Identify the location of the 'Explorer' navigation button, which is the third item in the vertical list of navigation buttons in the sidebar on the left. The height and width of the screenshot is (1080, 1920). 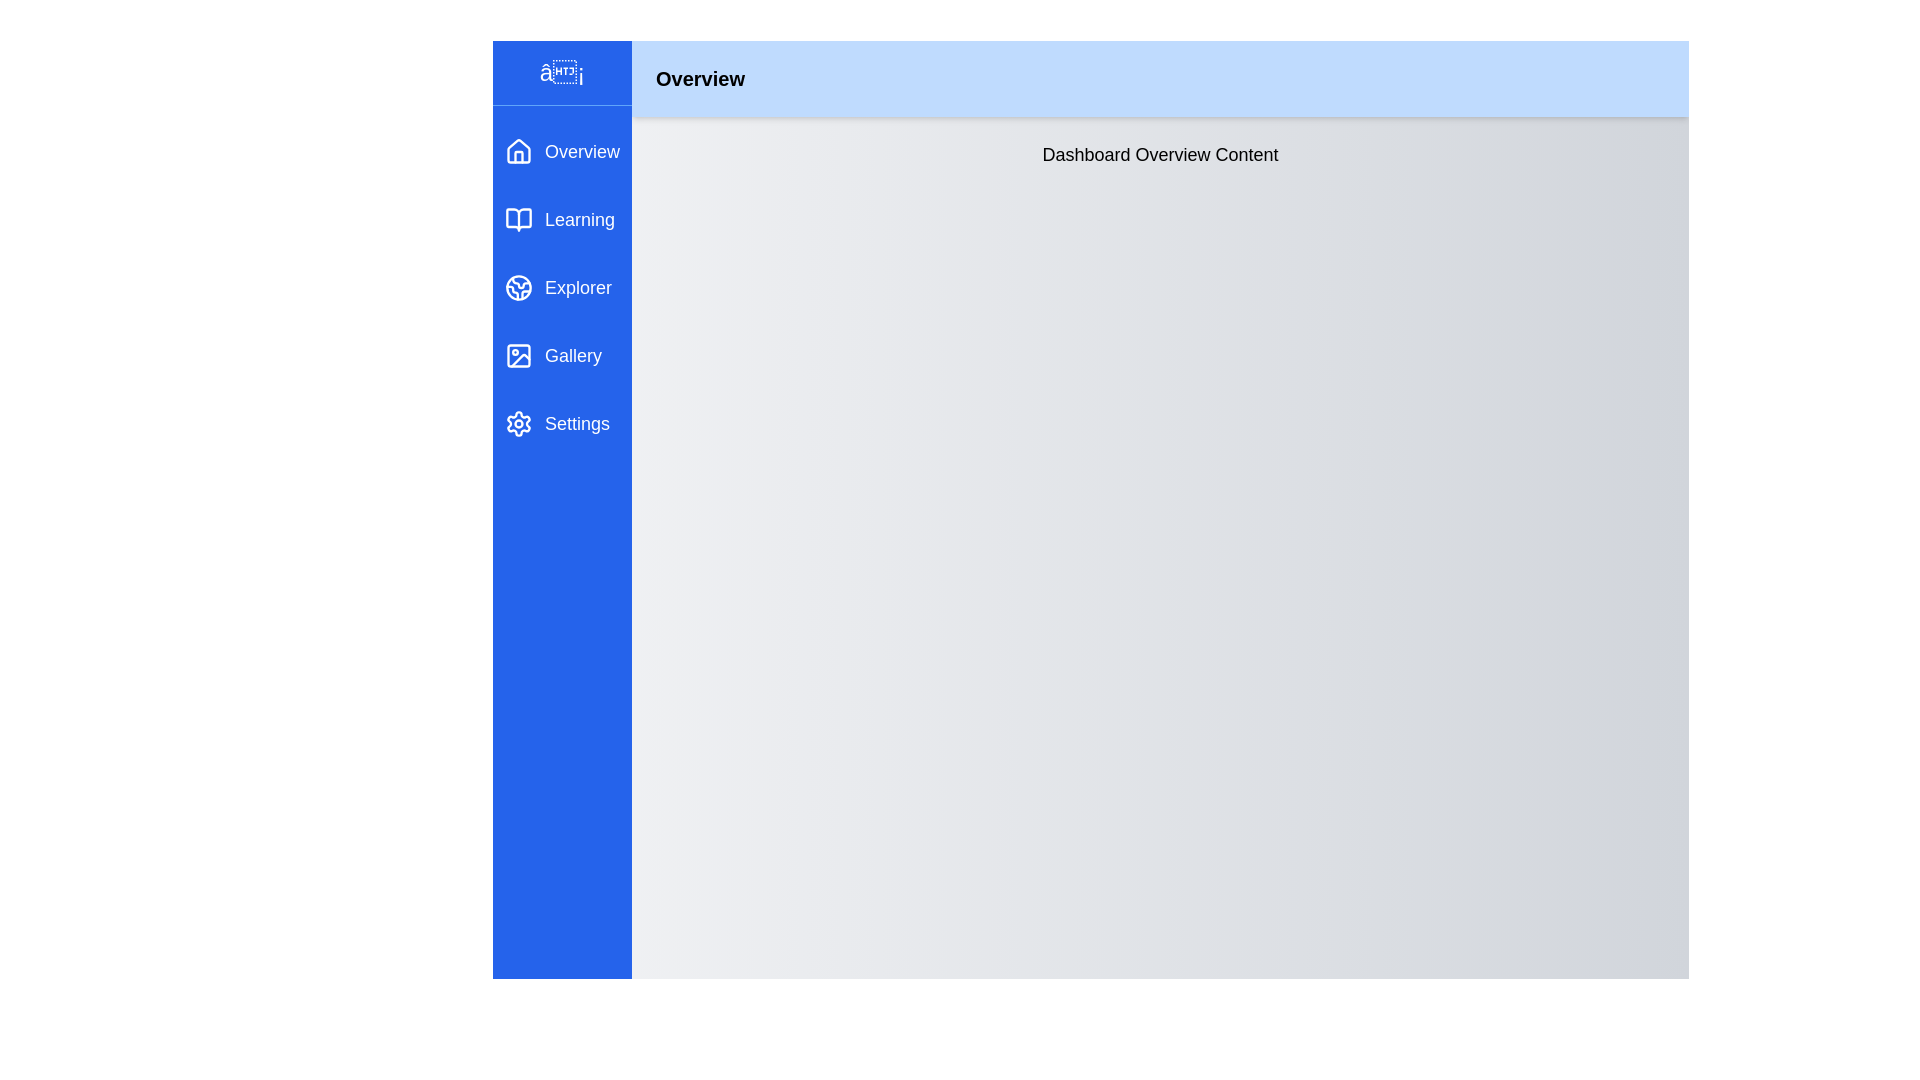
(561, 288).